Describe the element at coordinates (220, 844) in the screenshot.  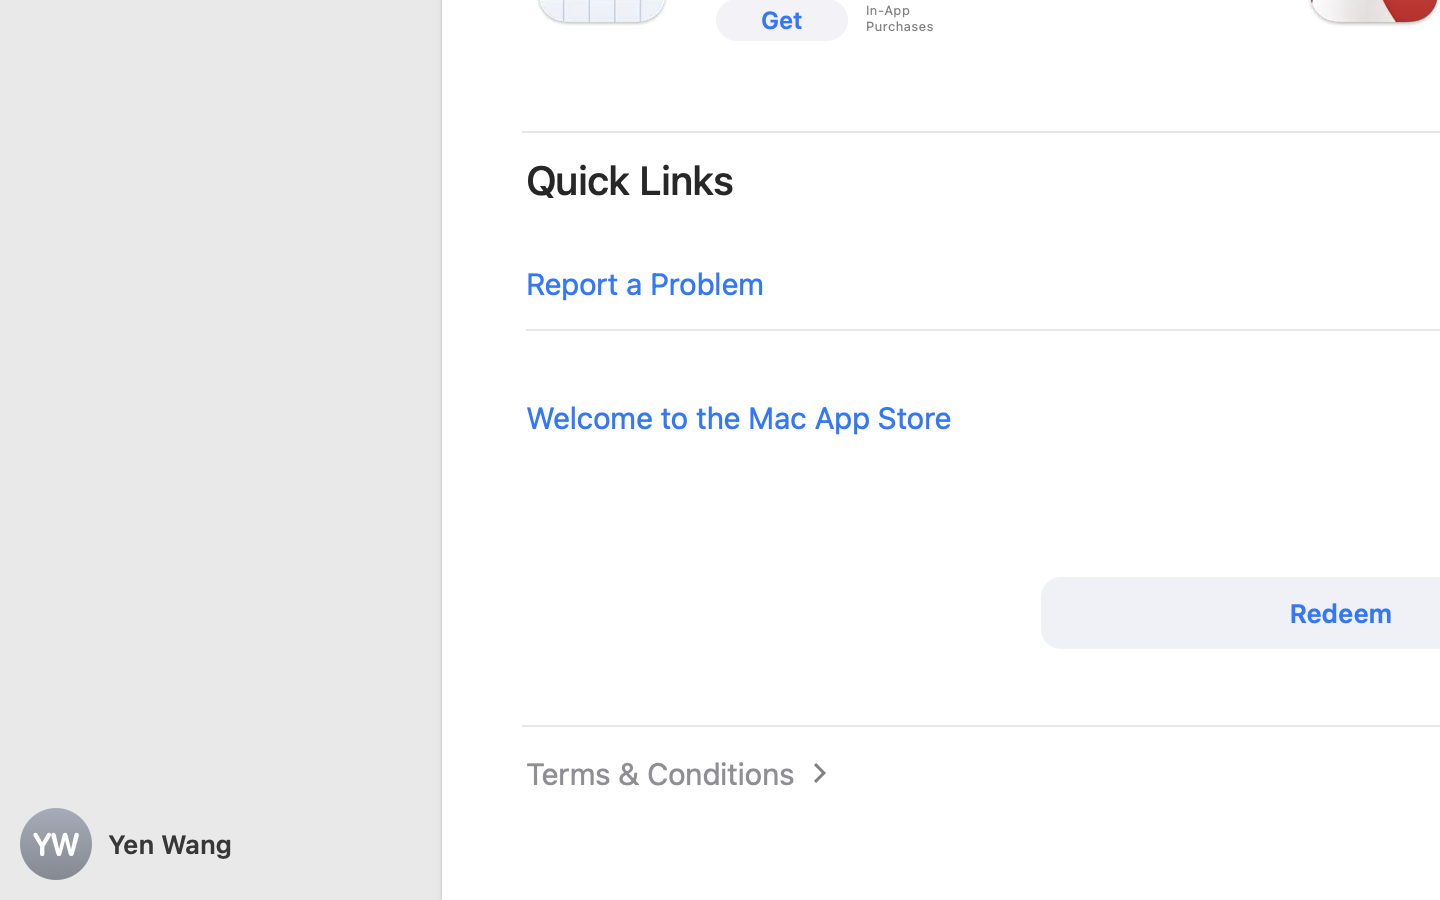
I see `'Yen Wang'` at that location.